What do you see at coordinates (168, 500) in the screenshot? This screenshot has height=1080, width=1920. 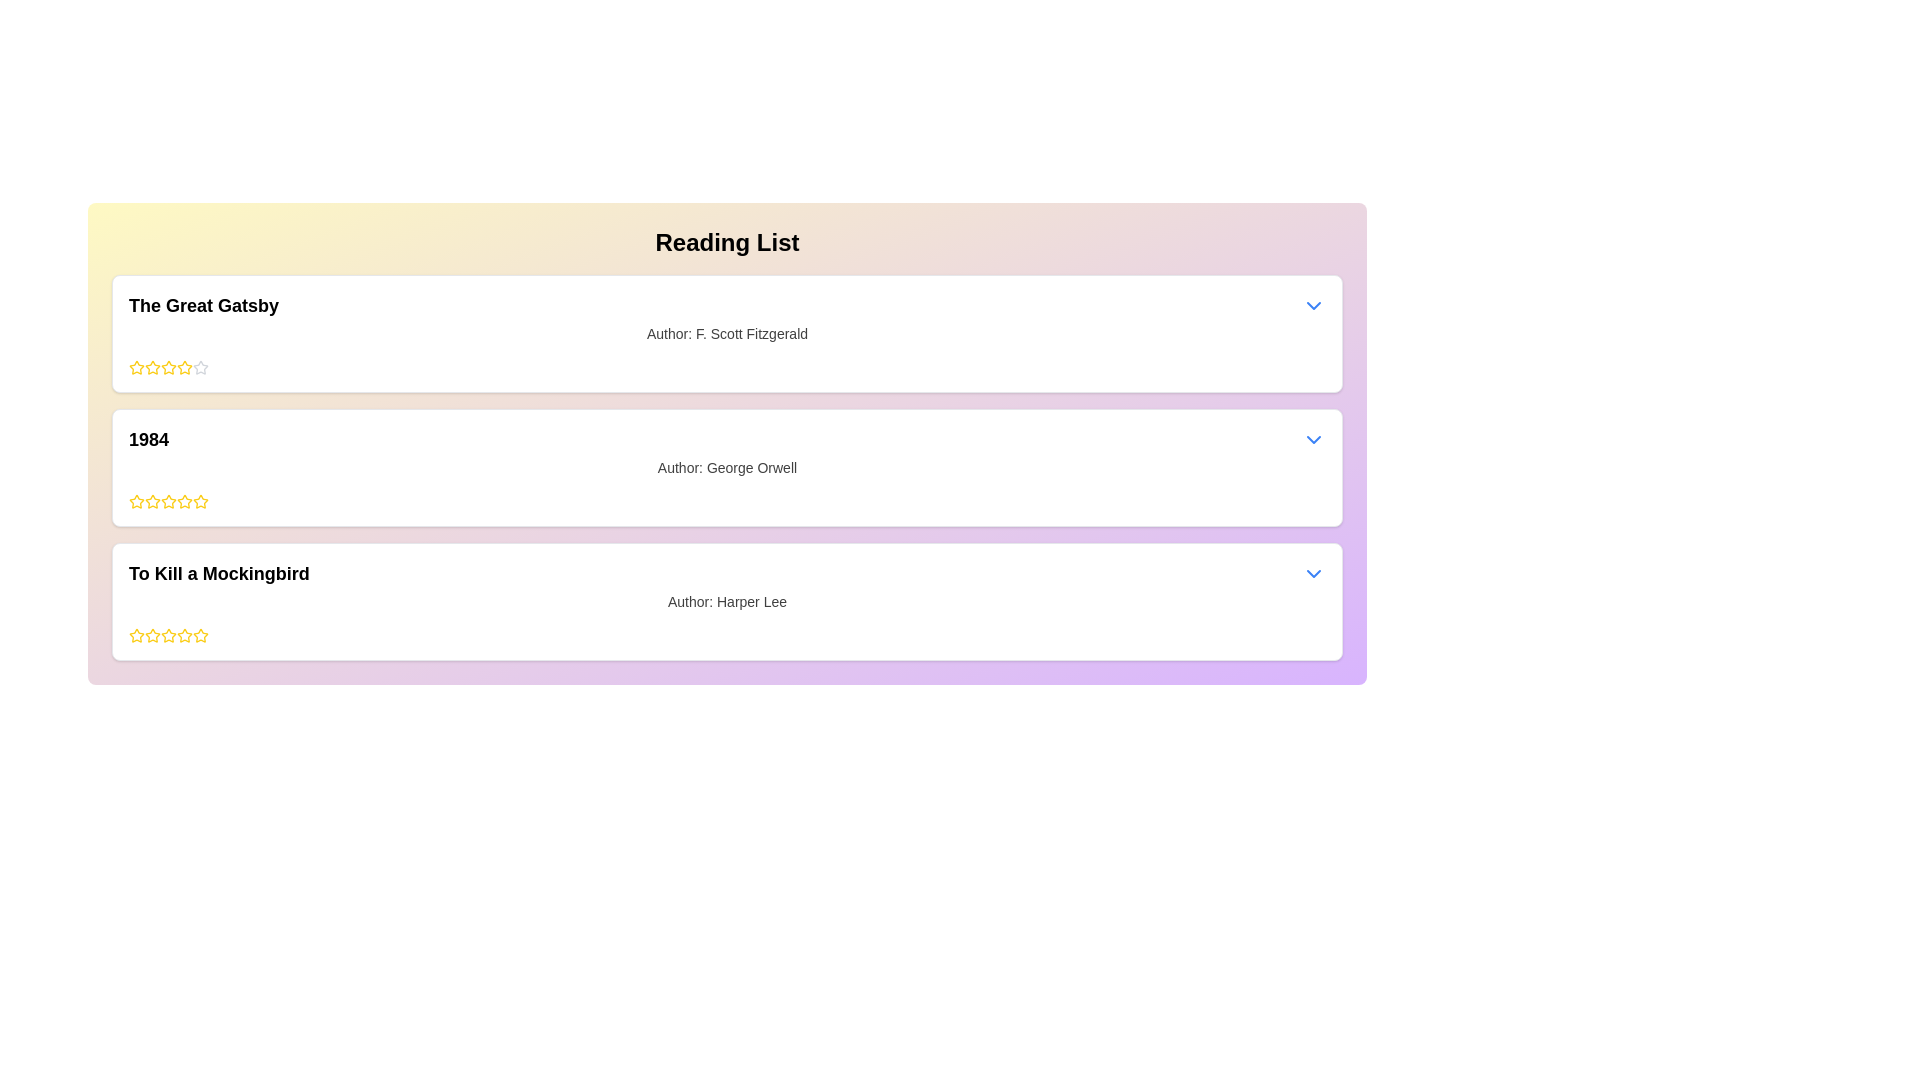 I see `the third yellow outlined star in the rating system under the text '1984' in the 'Reading List' interface` at bounding box center [168, 500].